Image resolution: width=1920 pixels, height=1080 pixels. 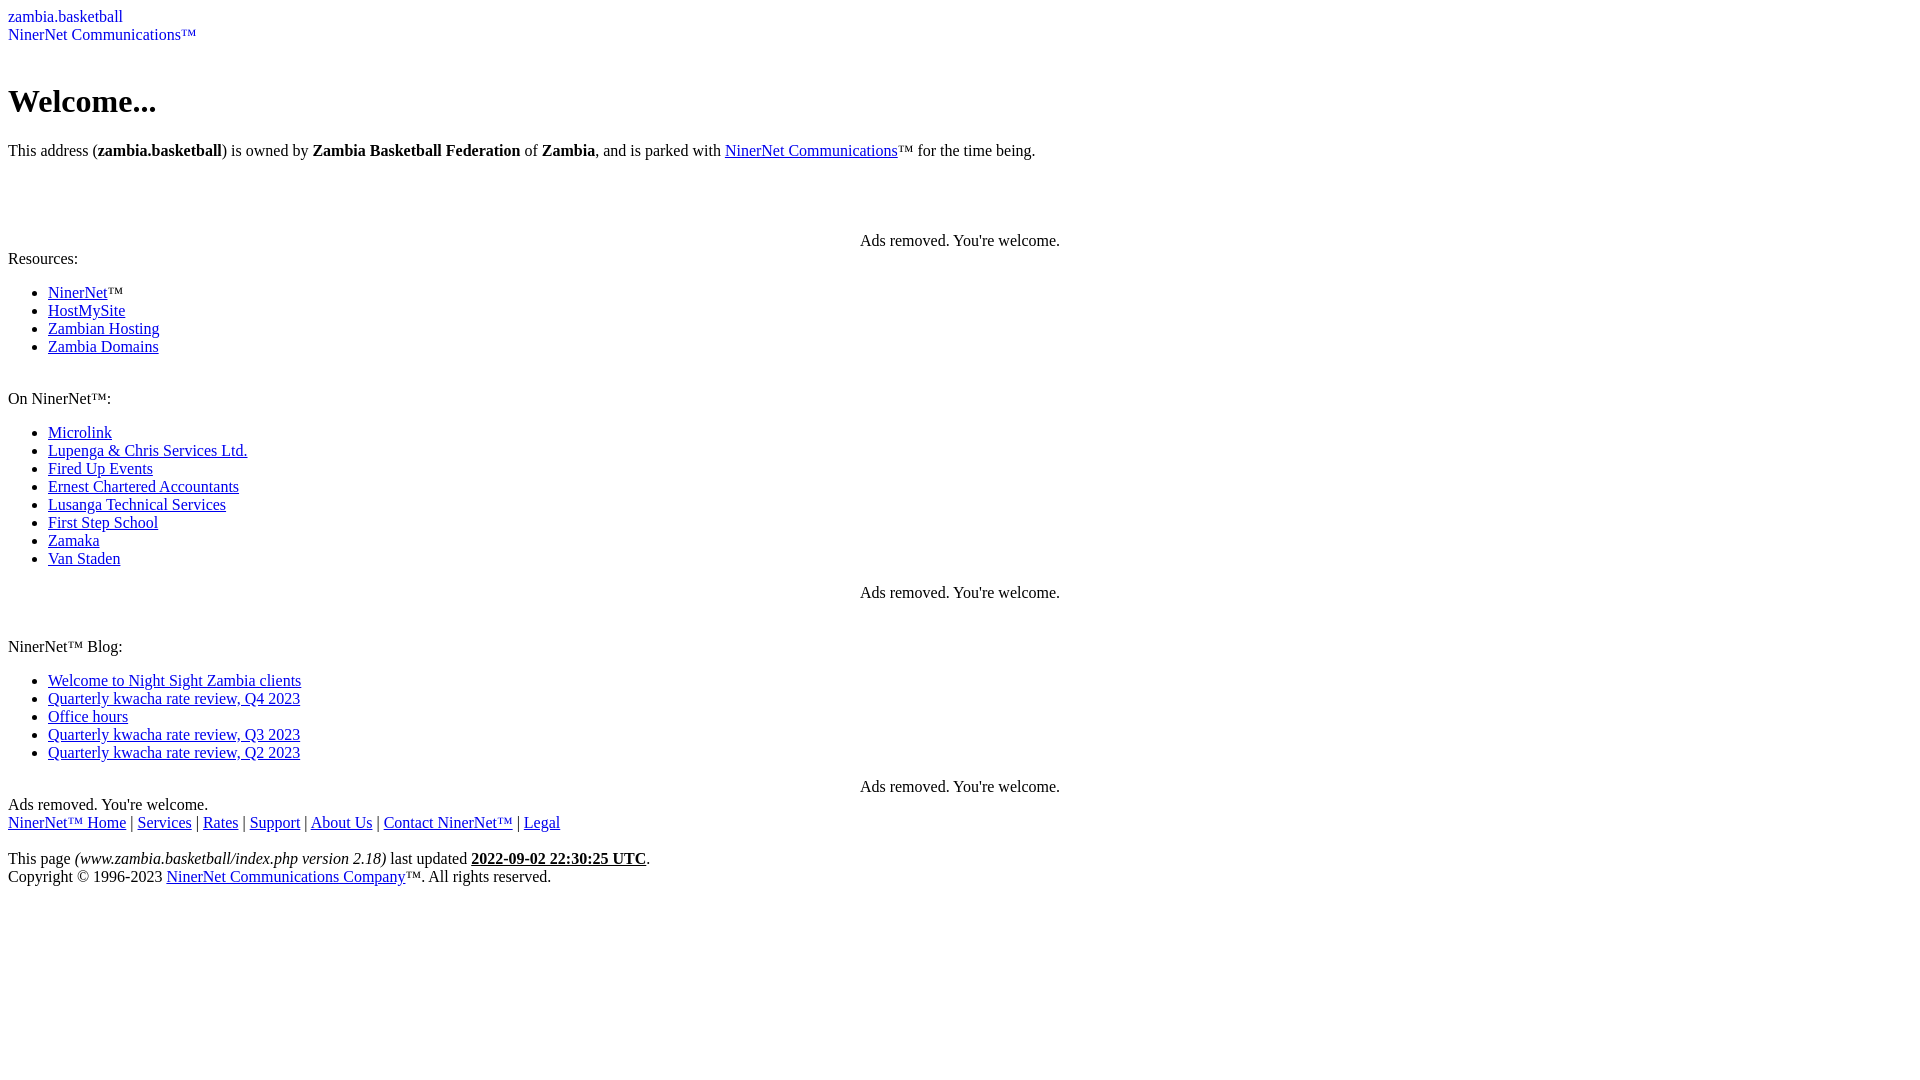 What do you see at coordinates (274, 822) in the screenshot?
I see `'Support'` at bounding box center [274, 822].